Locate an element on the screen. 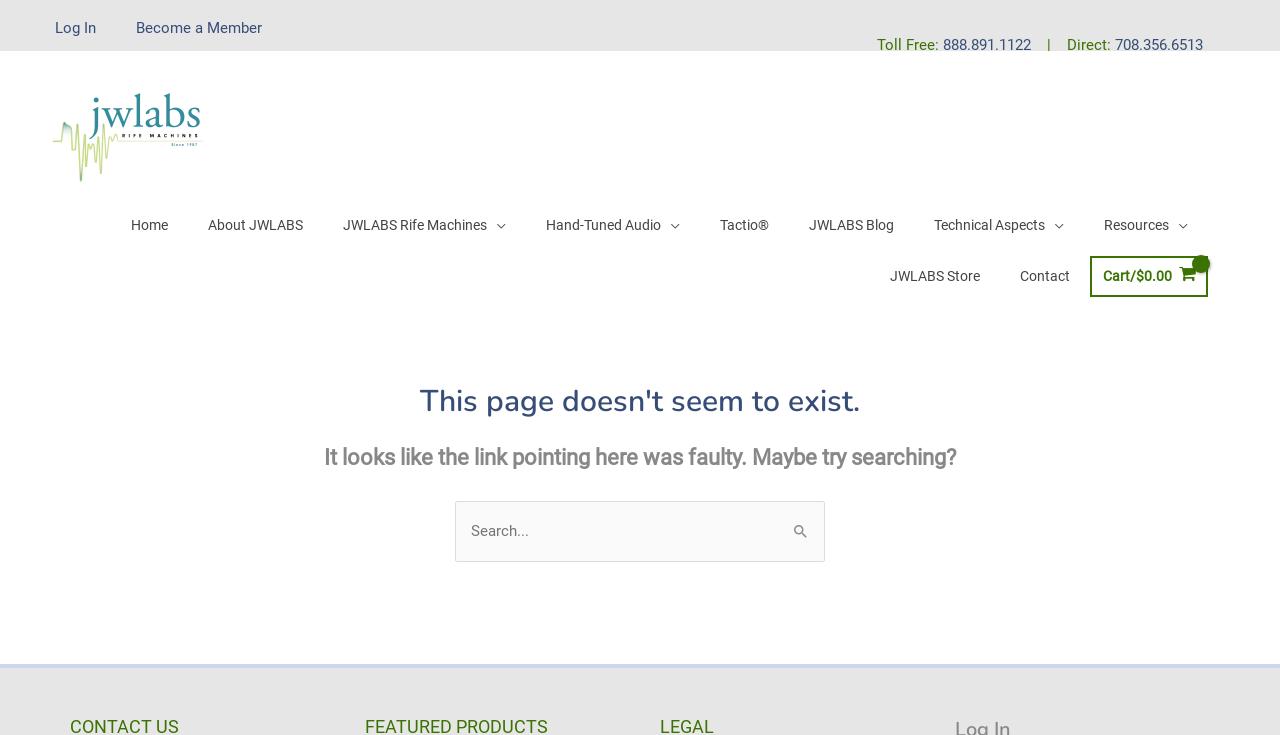 This screenshot has width=1280, height=735. 'JWLABS Rife Machines' is located at coordinates (412, 223).